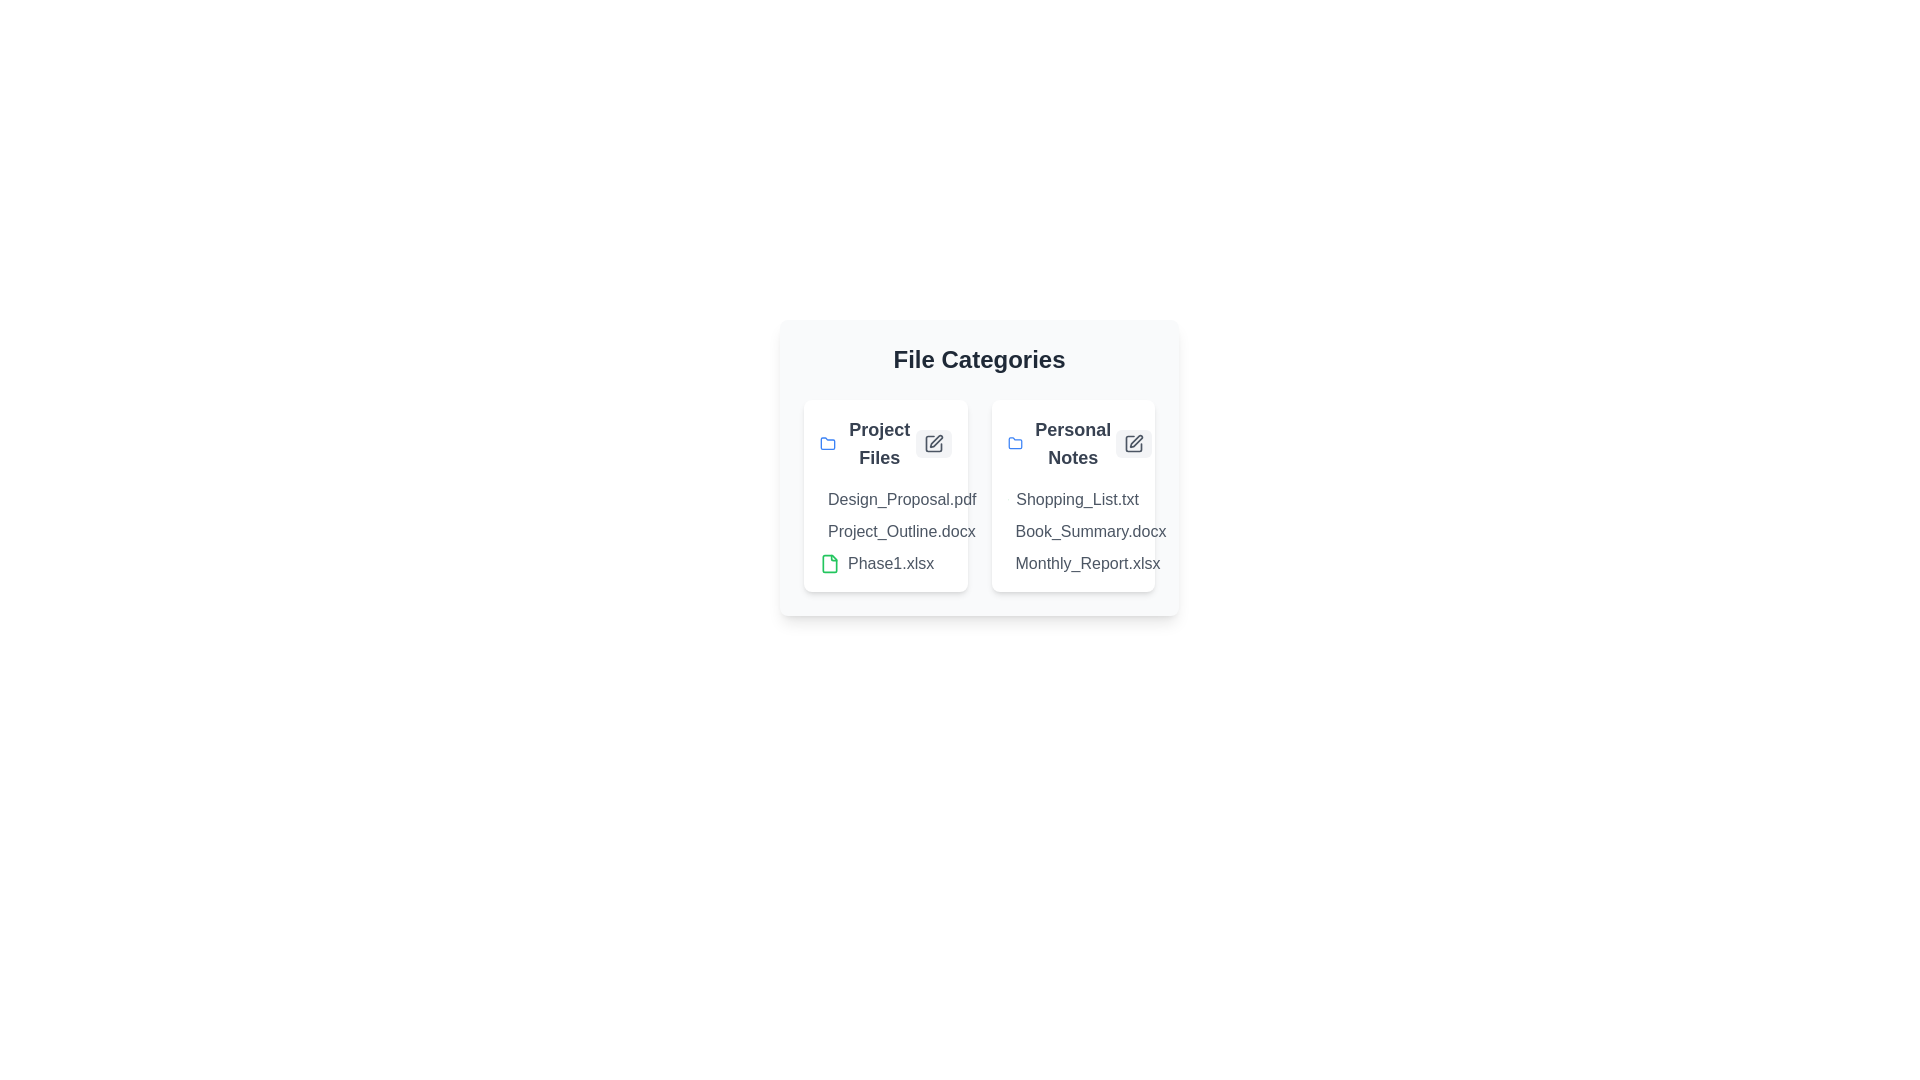 This screenshot has height=1080, width=1920. I want to click on the document Project_Outline.docx, so click(828, 531).